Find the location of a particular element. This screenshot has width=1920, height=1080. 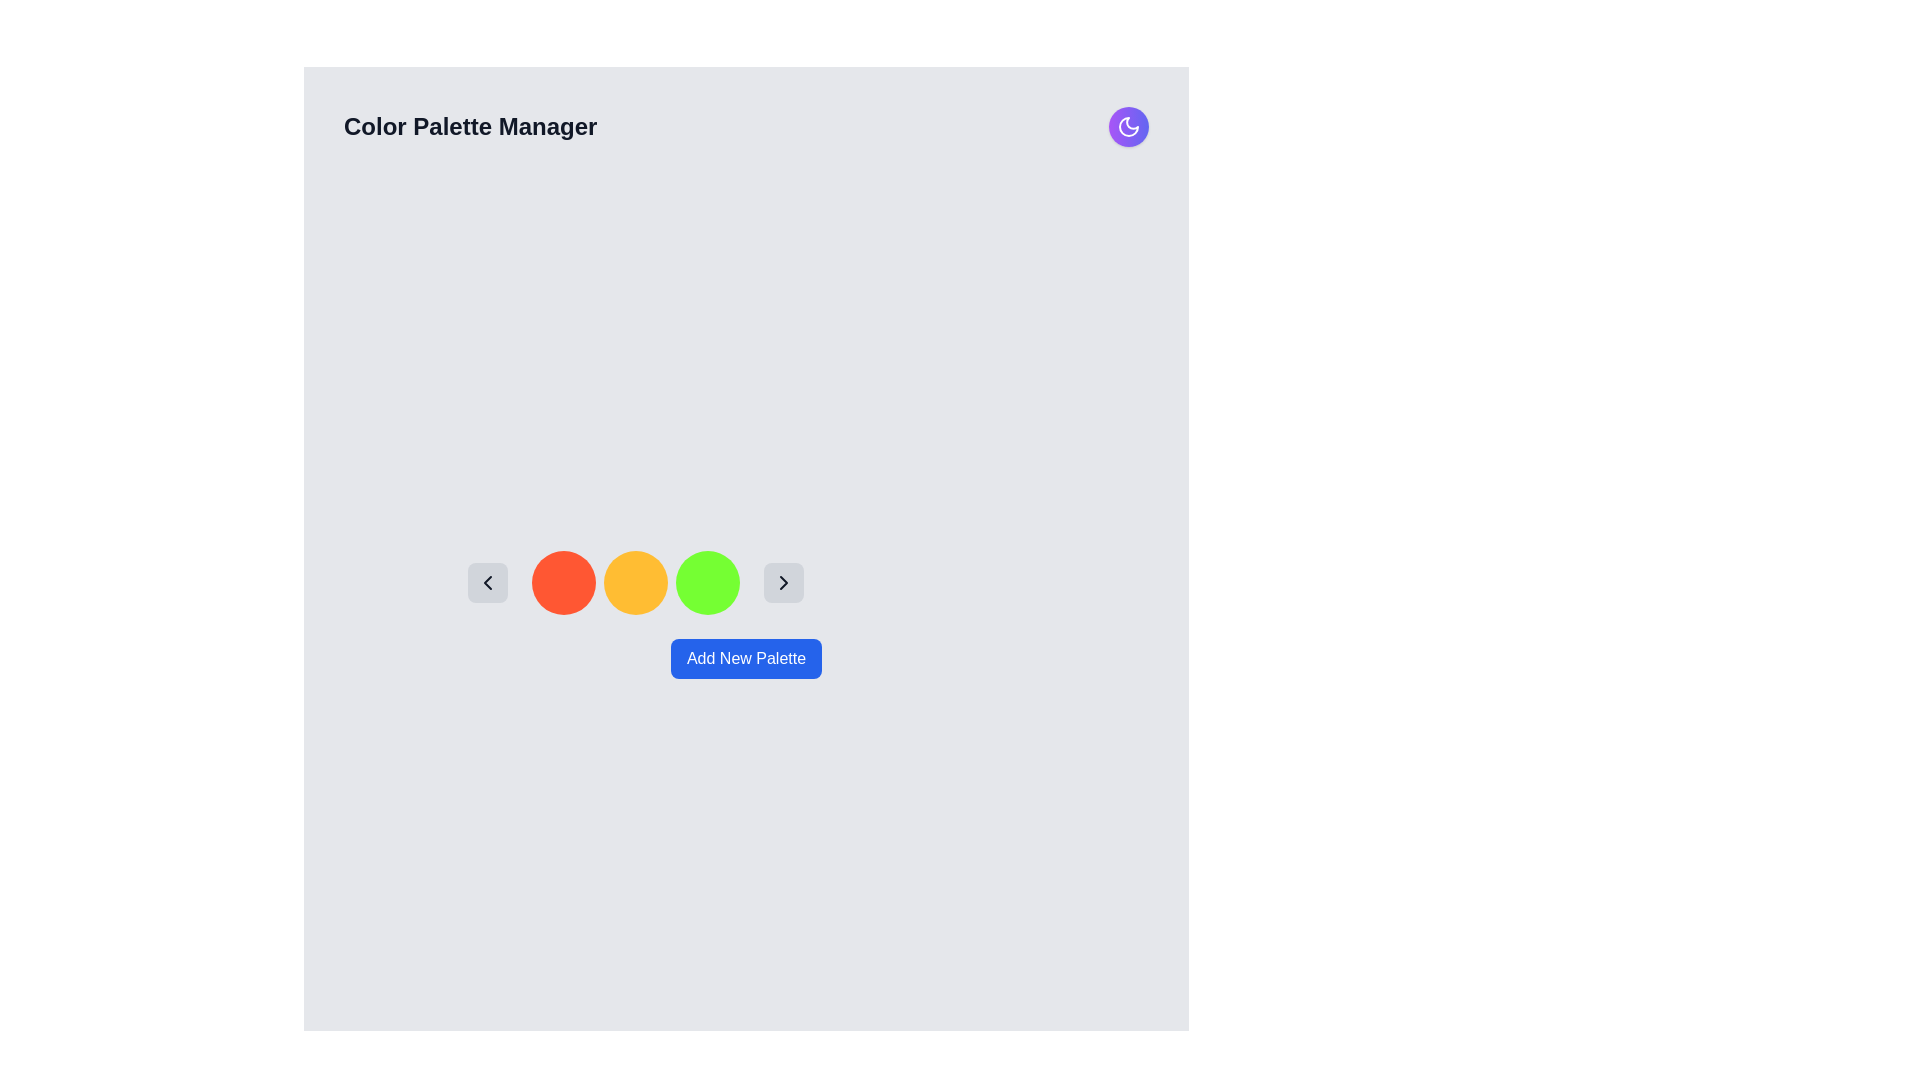

the rightmost navigation button to trigger hover effects, which is located to the right of three circular items in primary colors (orange, yellow, green) and aligned vertically with them is located at coordinates (782, 582).